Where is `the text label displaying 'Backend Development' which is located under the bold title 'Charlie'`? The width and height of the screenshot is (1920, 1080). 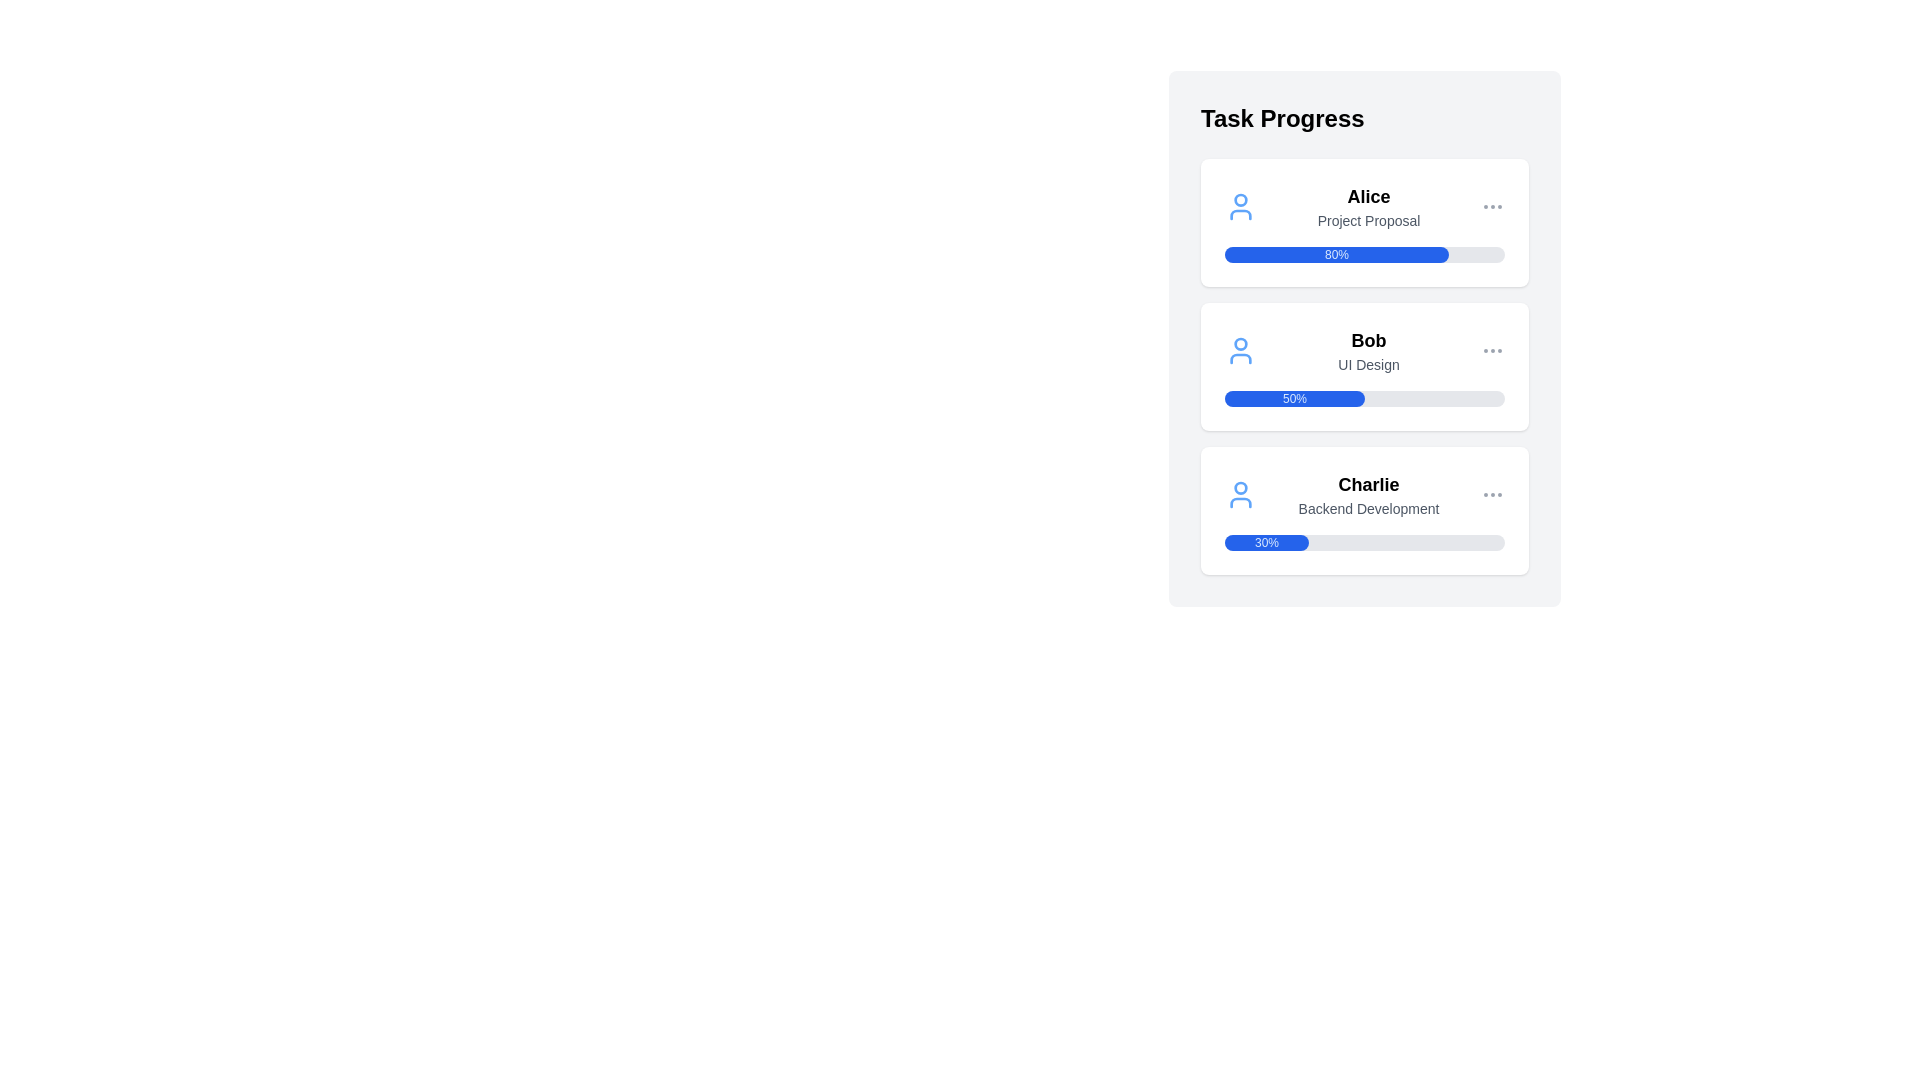 the text label displaying 'Backend Development' which is located under the bold title 'Charlie' is located at coordinates (1367, 508).